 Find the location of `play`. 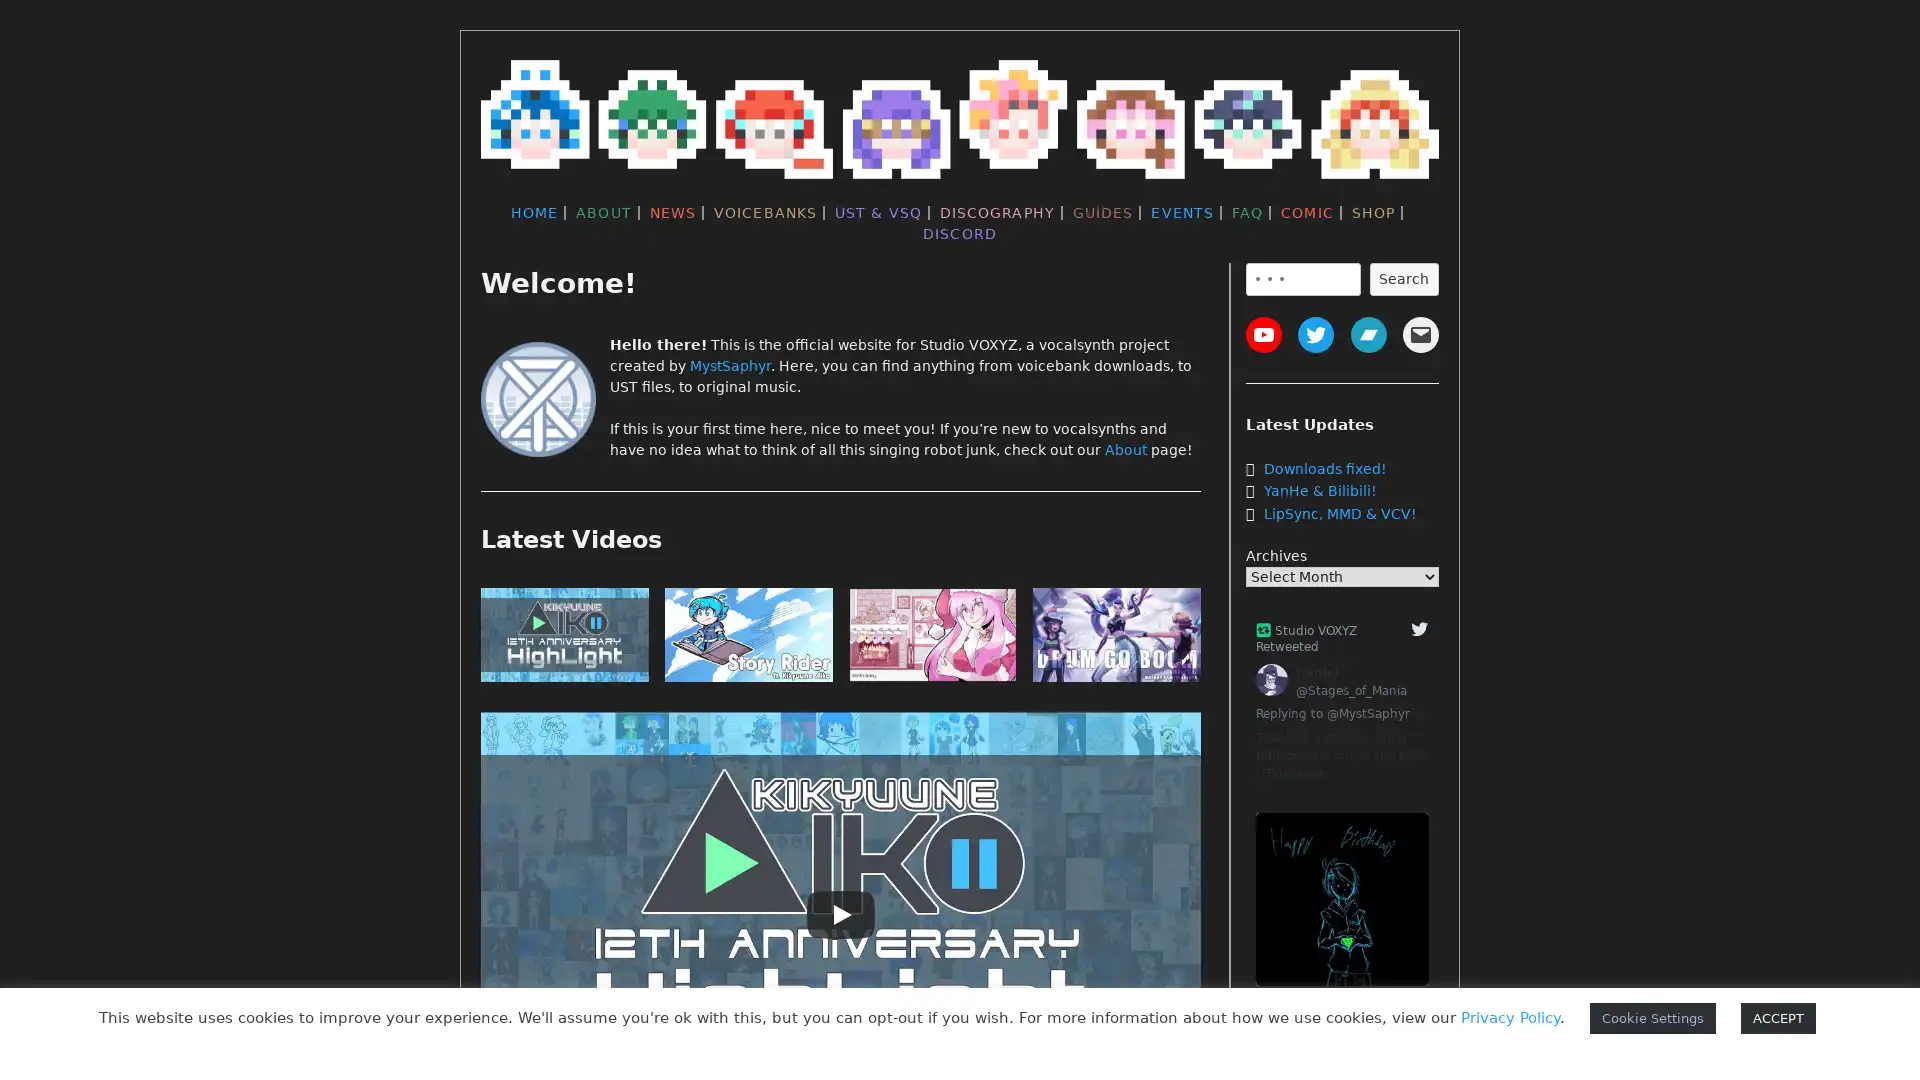

play is located at coordinates (564, 639).